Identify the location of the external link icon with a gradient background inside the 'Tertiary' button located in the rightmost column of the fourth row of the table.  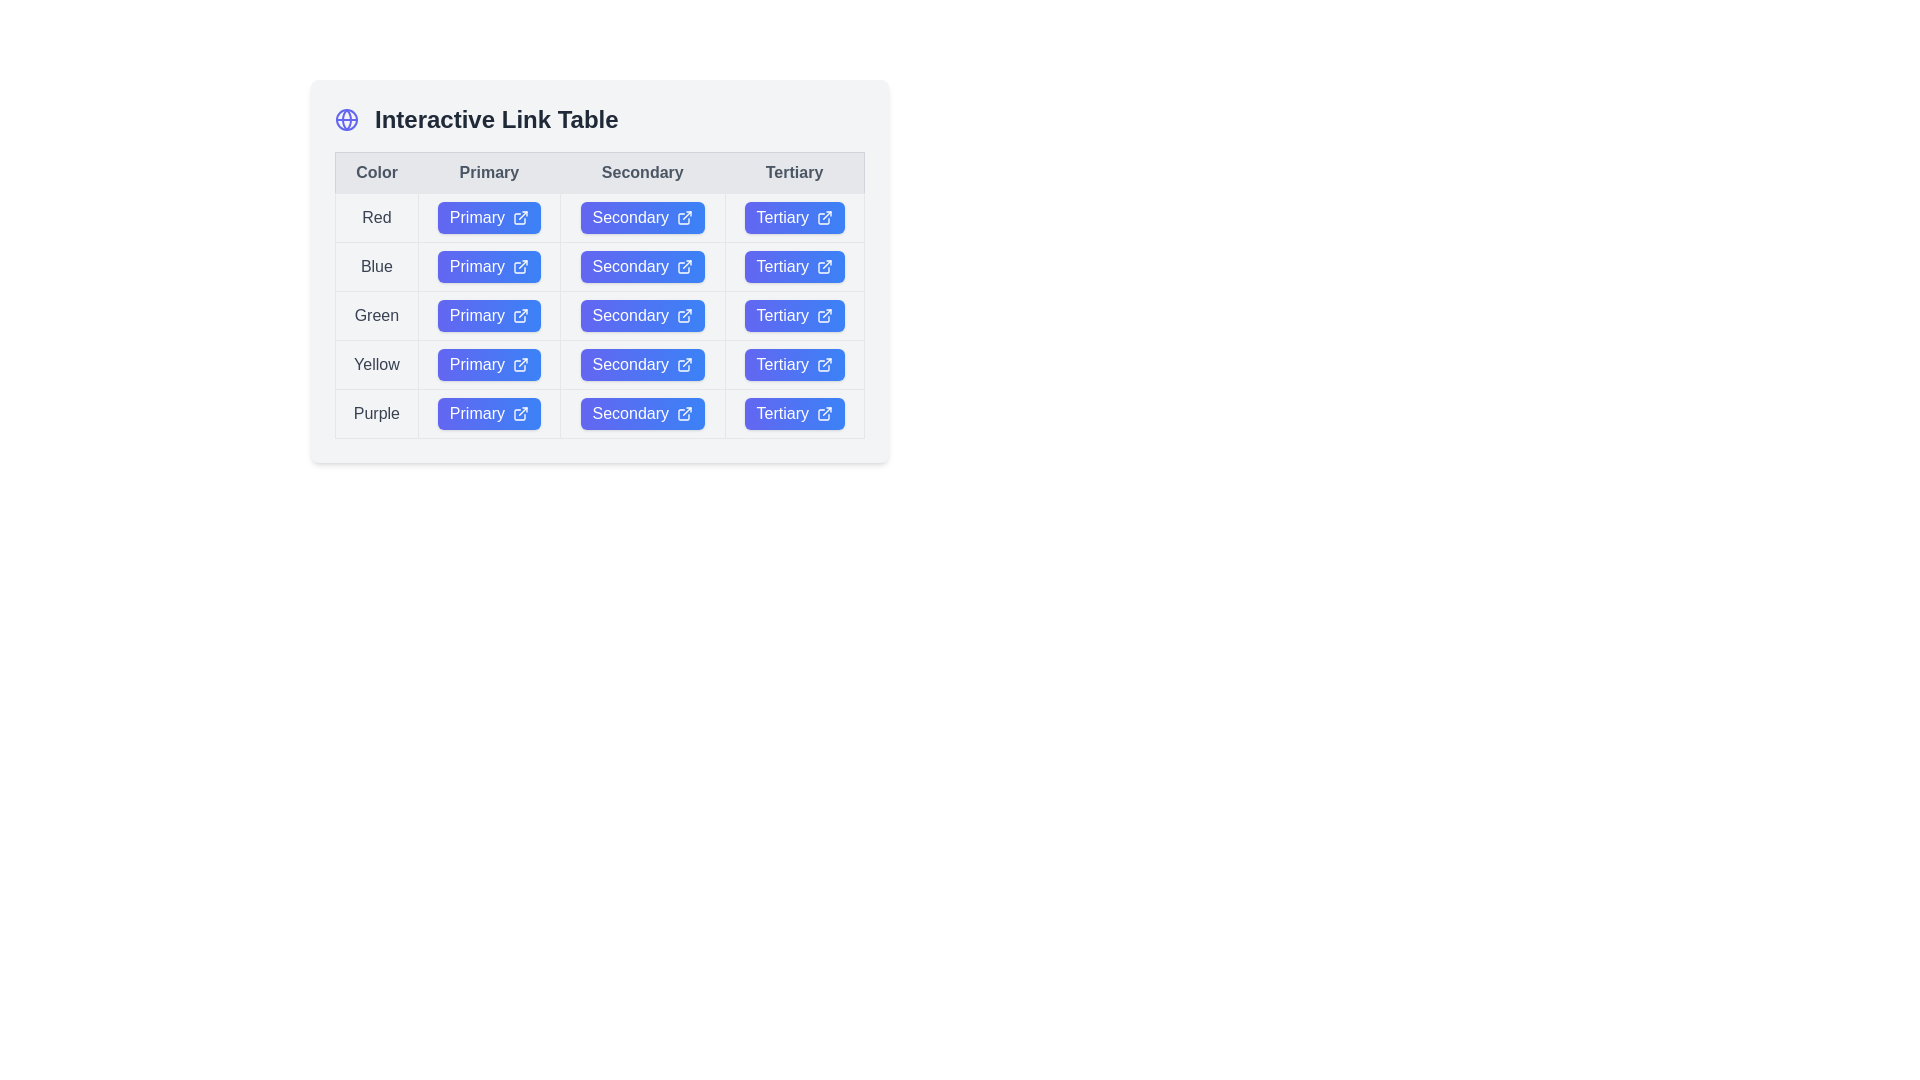
(825, 315).